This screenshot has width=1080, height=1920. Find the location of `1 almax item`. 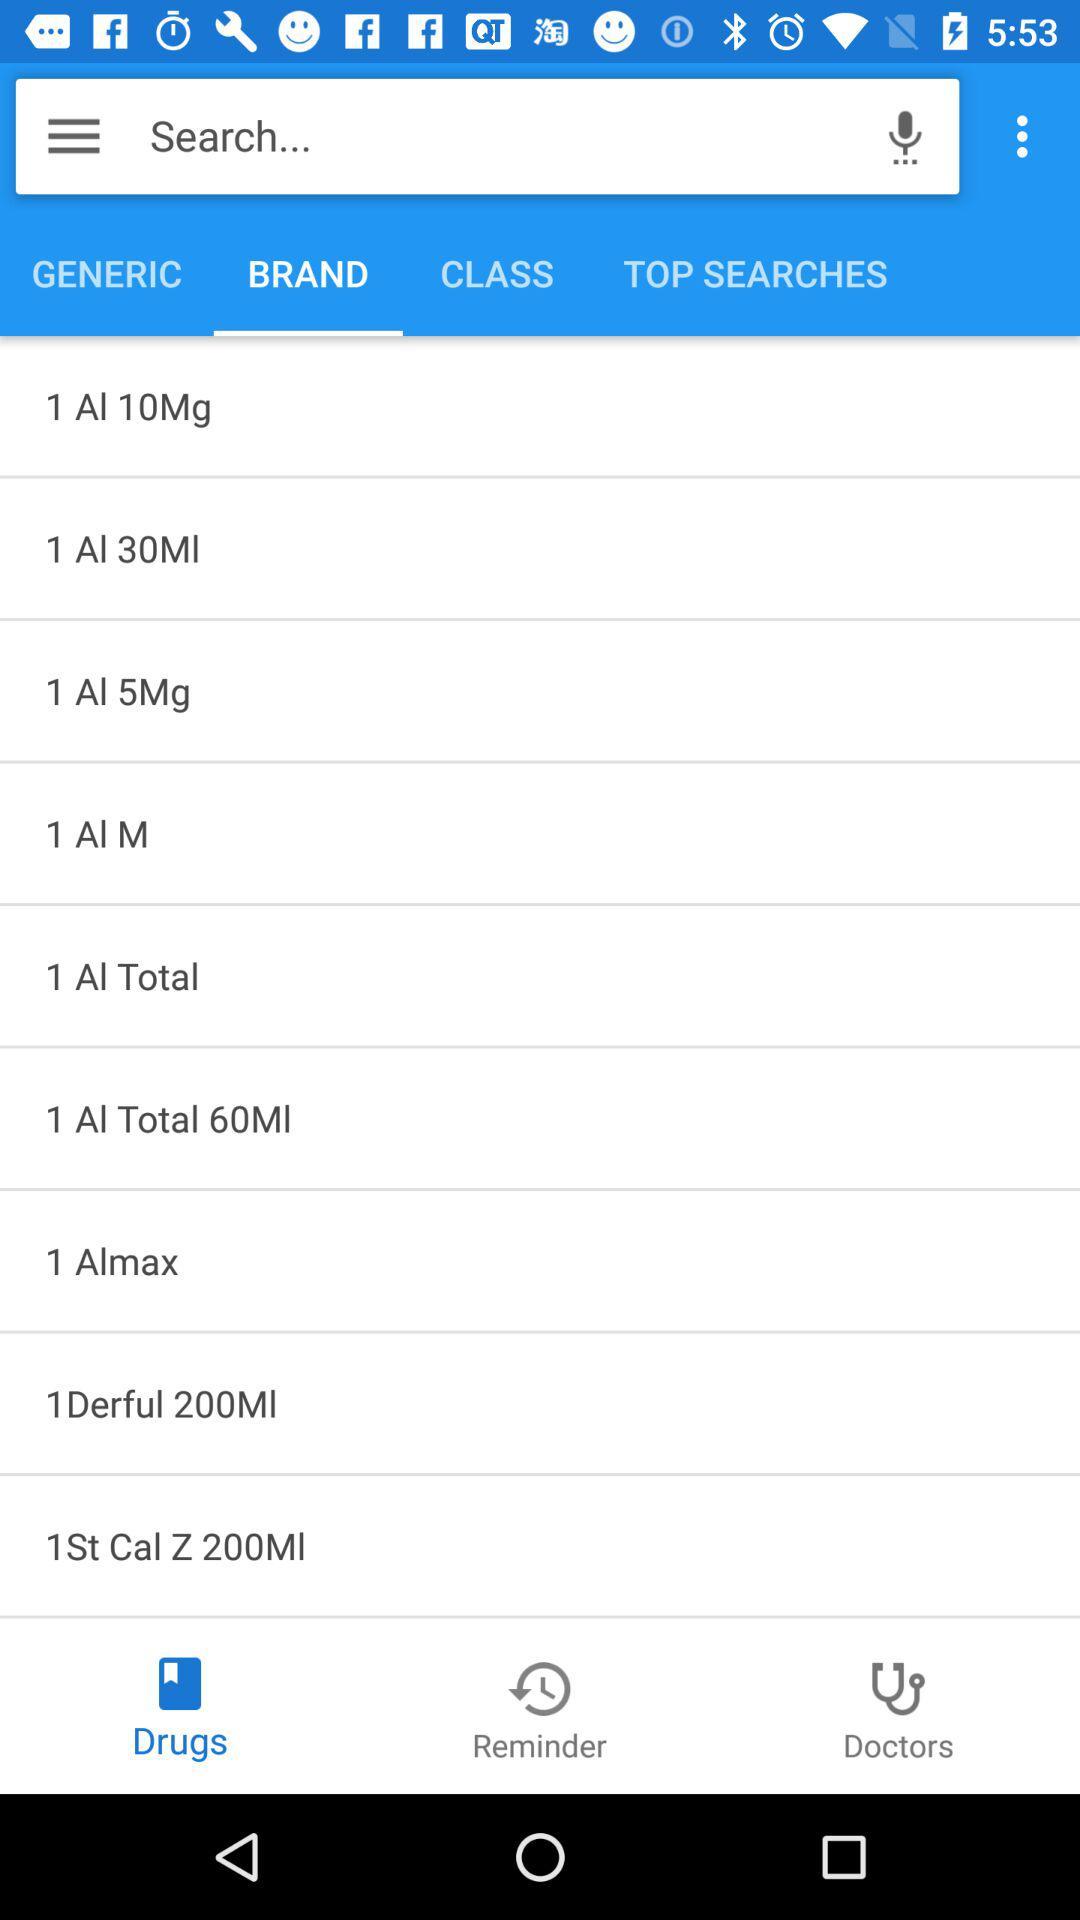

1 almax item is located at coordinates (540, 1259).